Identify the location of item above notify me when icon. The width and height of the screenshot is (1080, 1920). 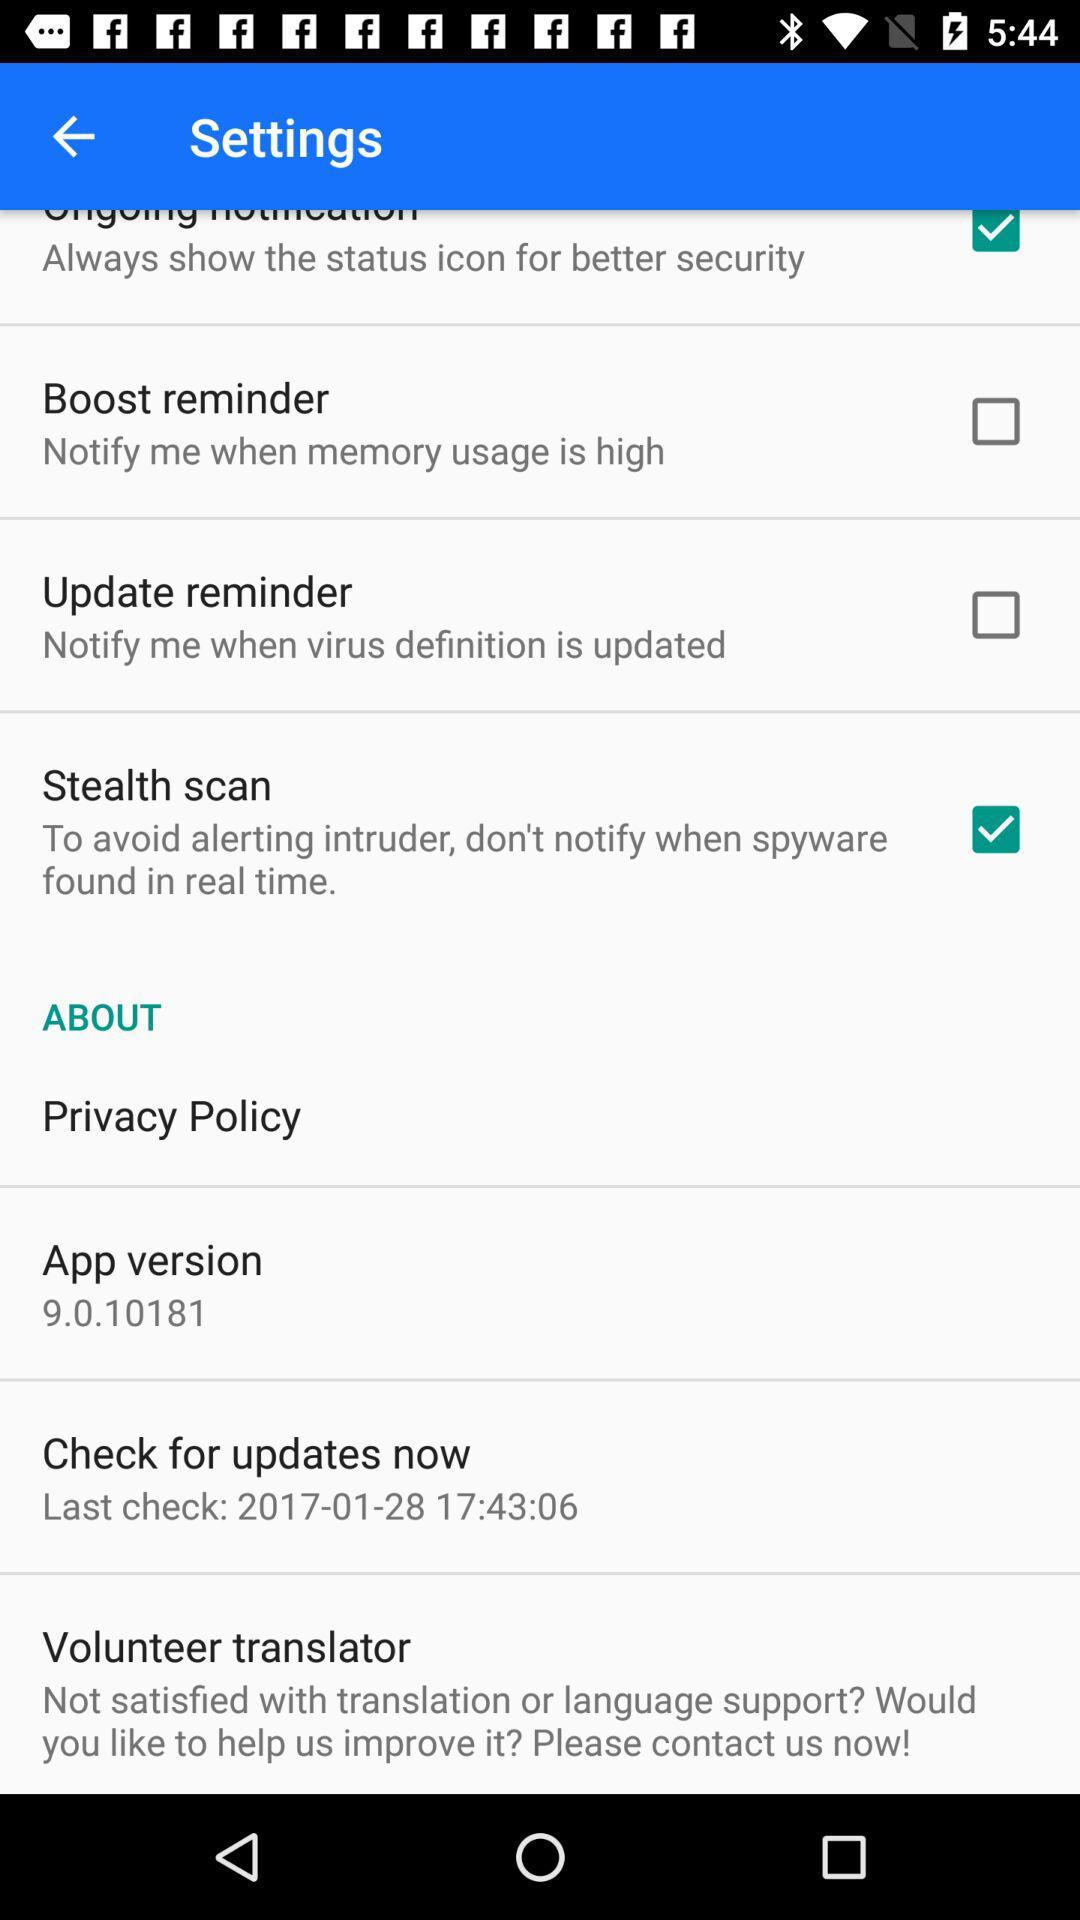
(197, 589).